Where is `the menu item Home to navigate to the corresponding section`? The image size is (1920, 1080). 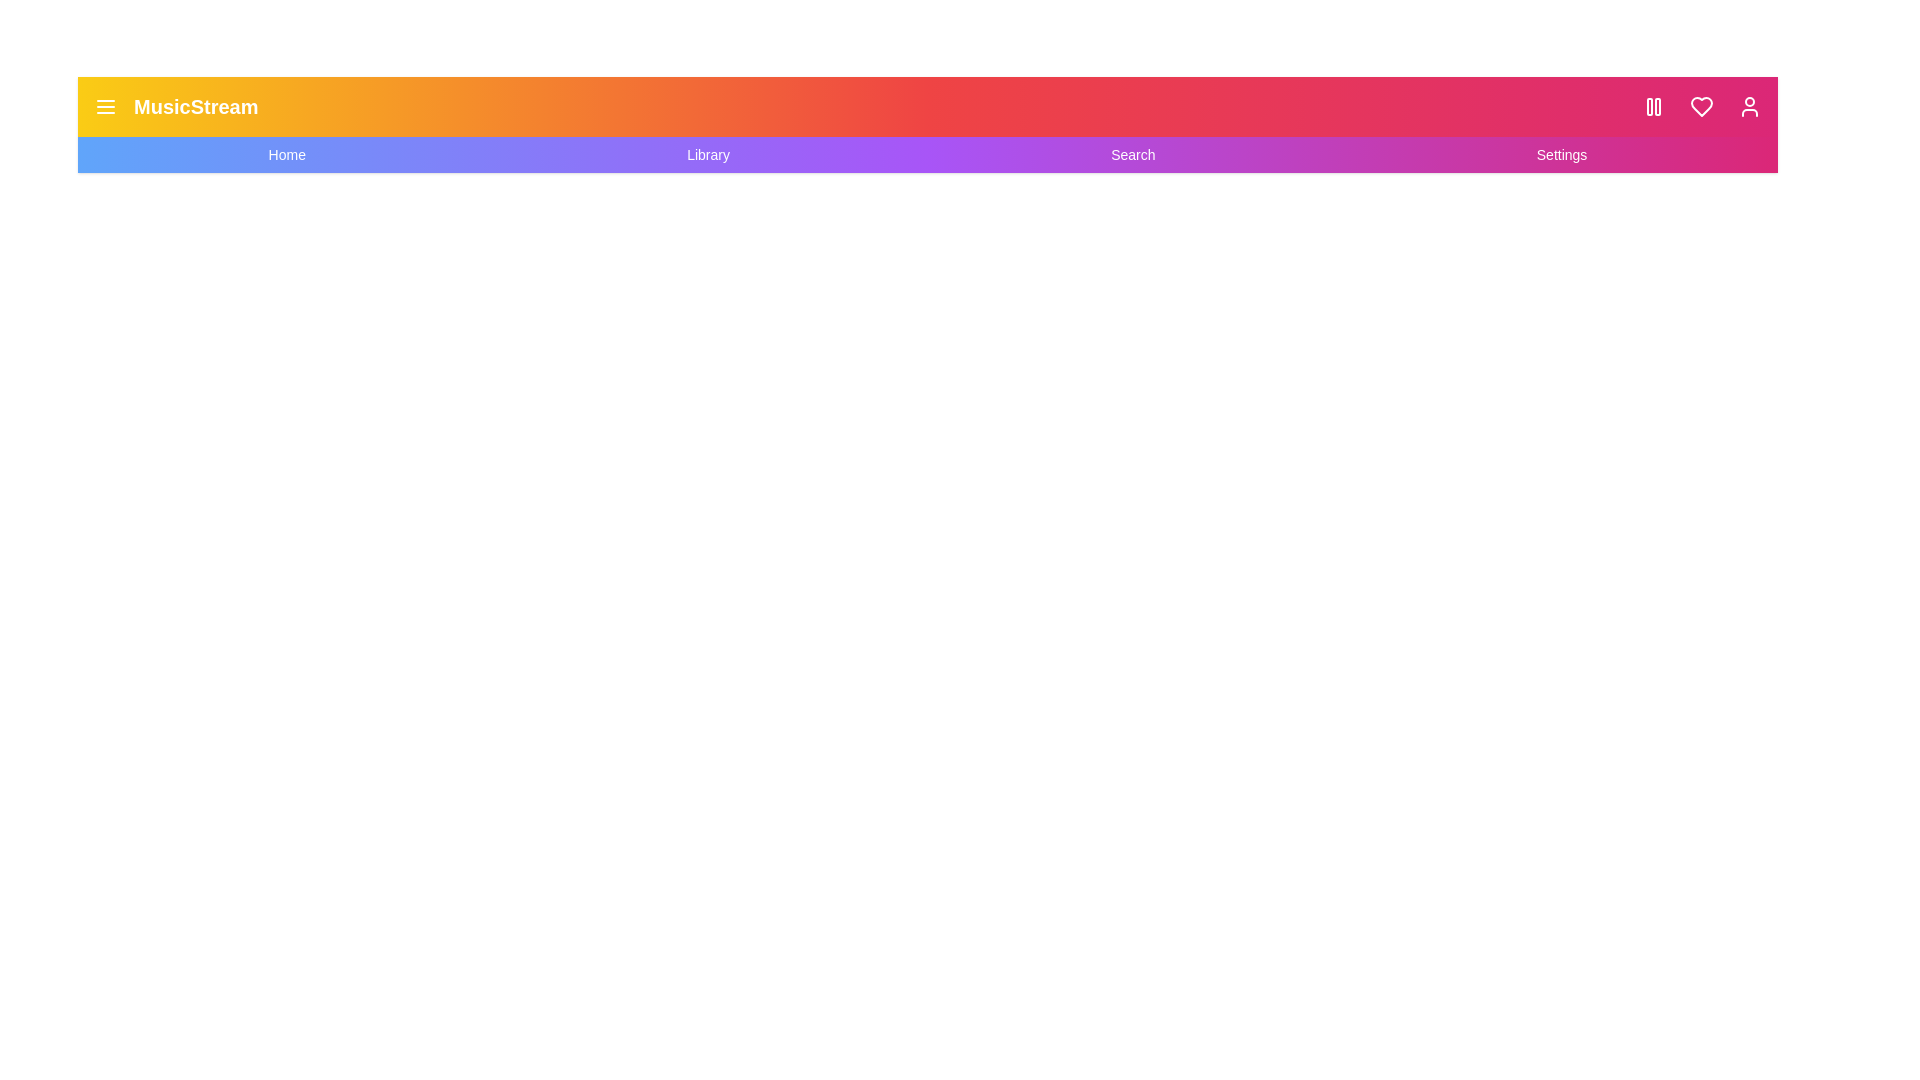
the menu item Home to navigate to the corresponding section is located at coordinates (286, 153).